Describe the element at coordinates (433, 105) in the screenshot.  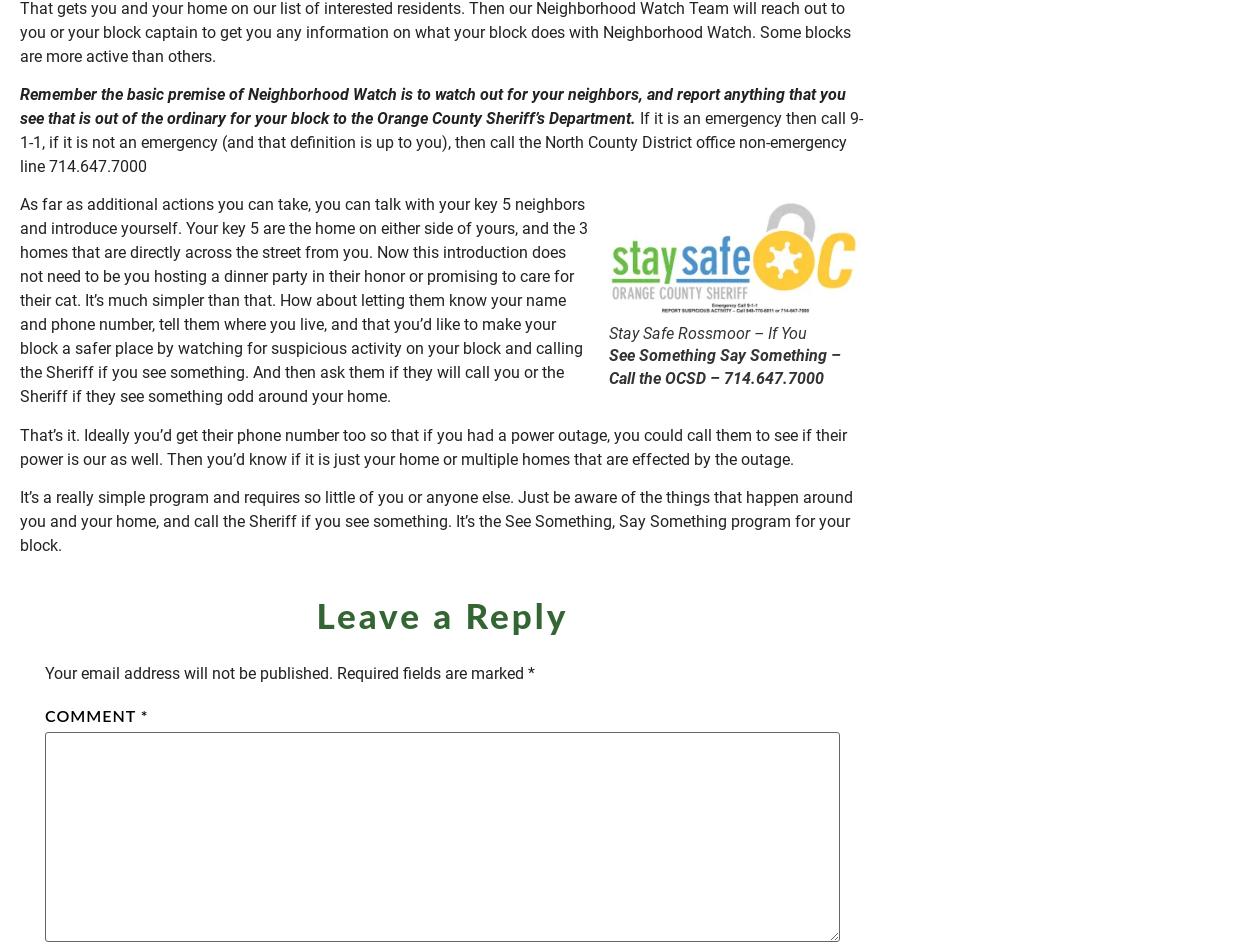
I see `'Remember the basic premise of Neighborhood Watch is to watch out for your neighbors, and report anything that you see that is out of the ordinary for your block to the Orange County Sheriff’s Department.'` at that location.